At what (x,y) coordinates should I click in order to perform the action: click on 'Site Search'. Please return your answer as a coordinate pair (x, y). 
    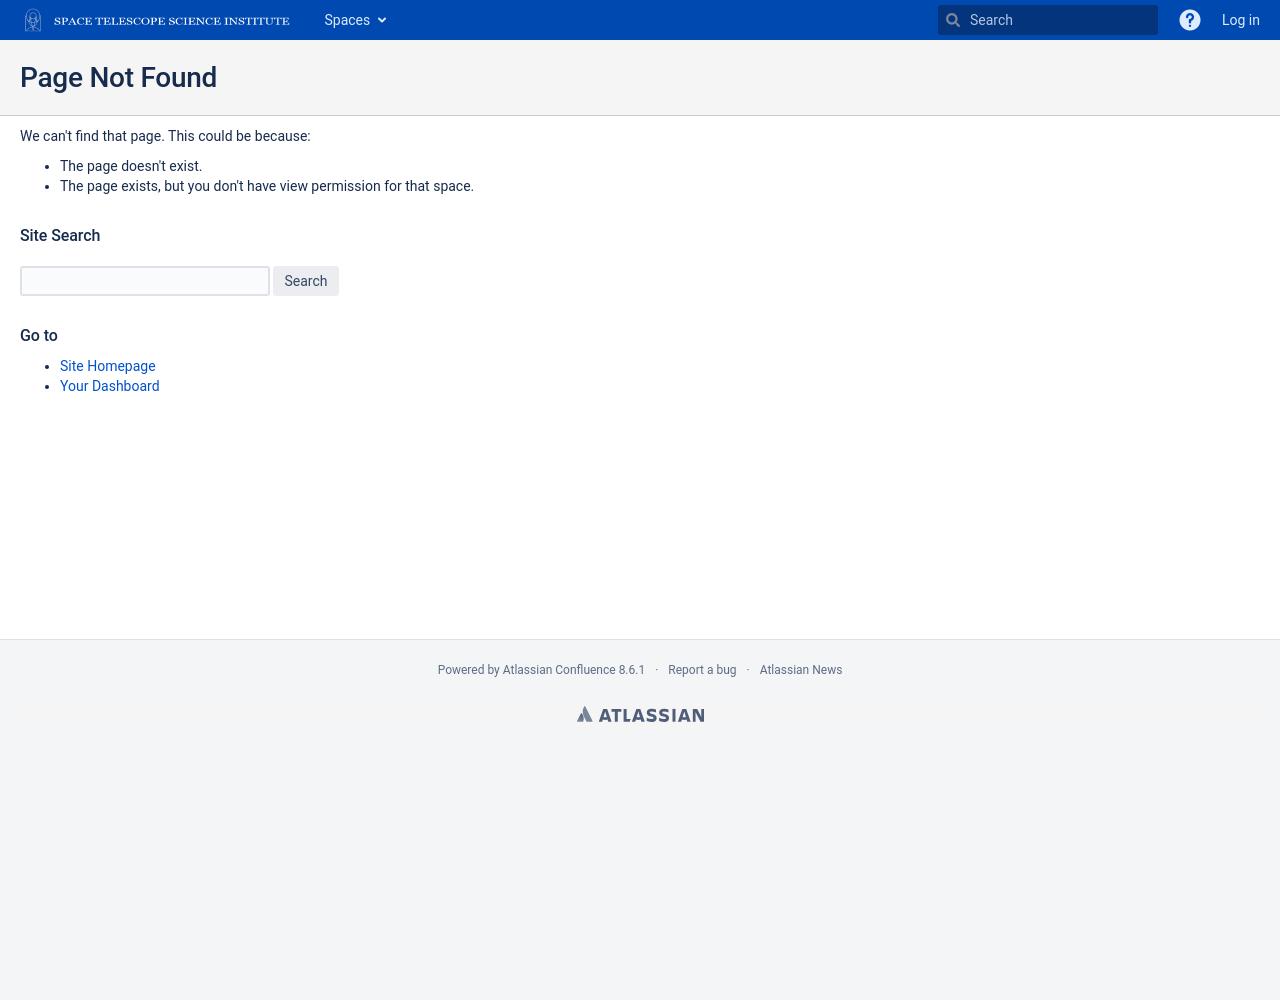
    Looking at the image, I should click on (60, 234).